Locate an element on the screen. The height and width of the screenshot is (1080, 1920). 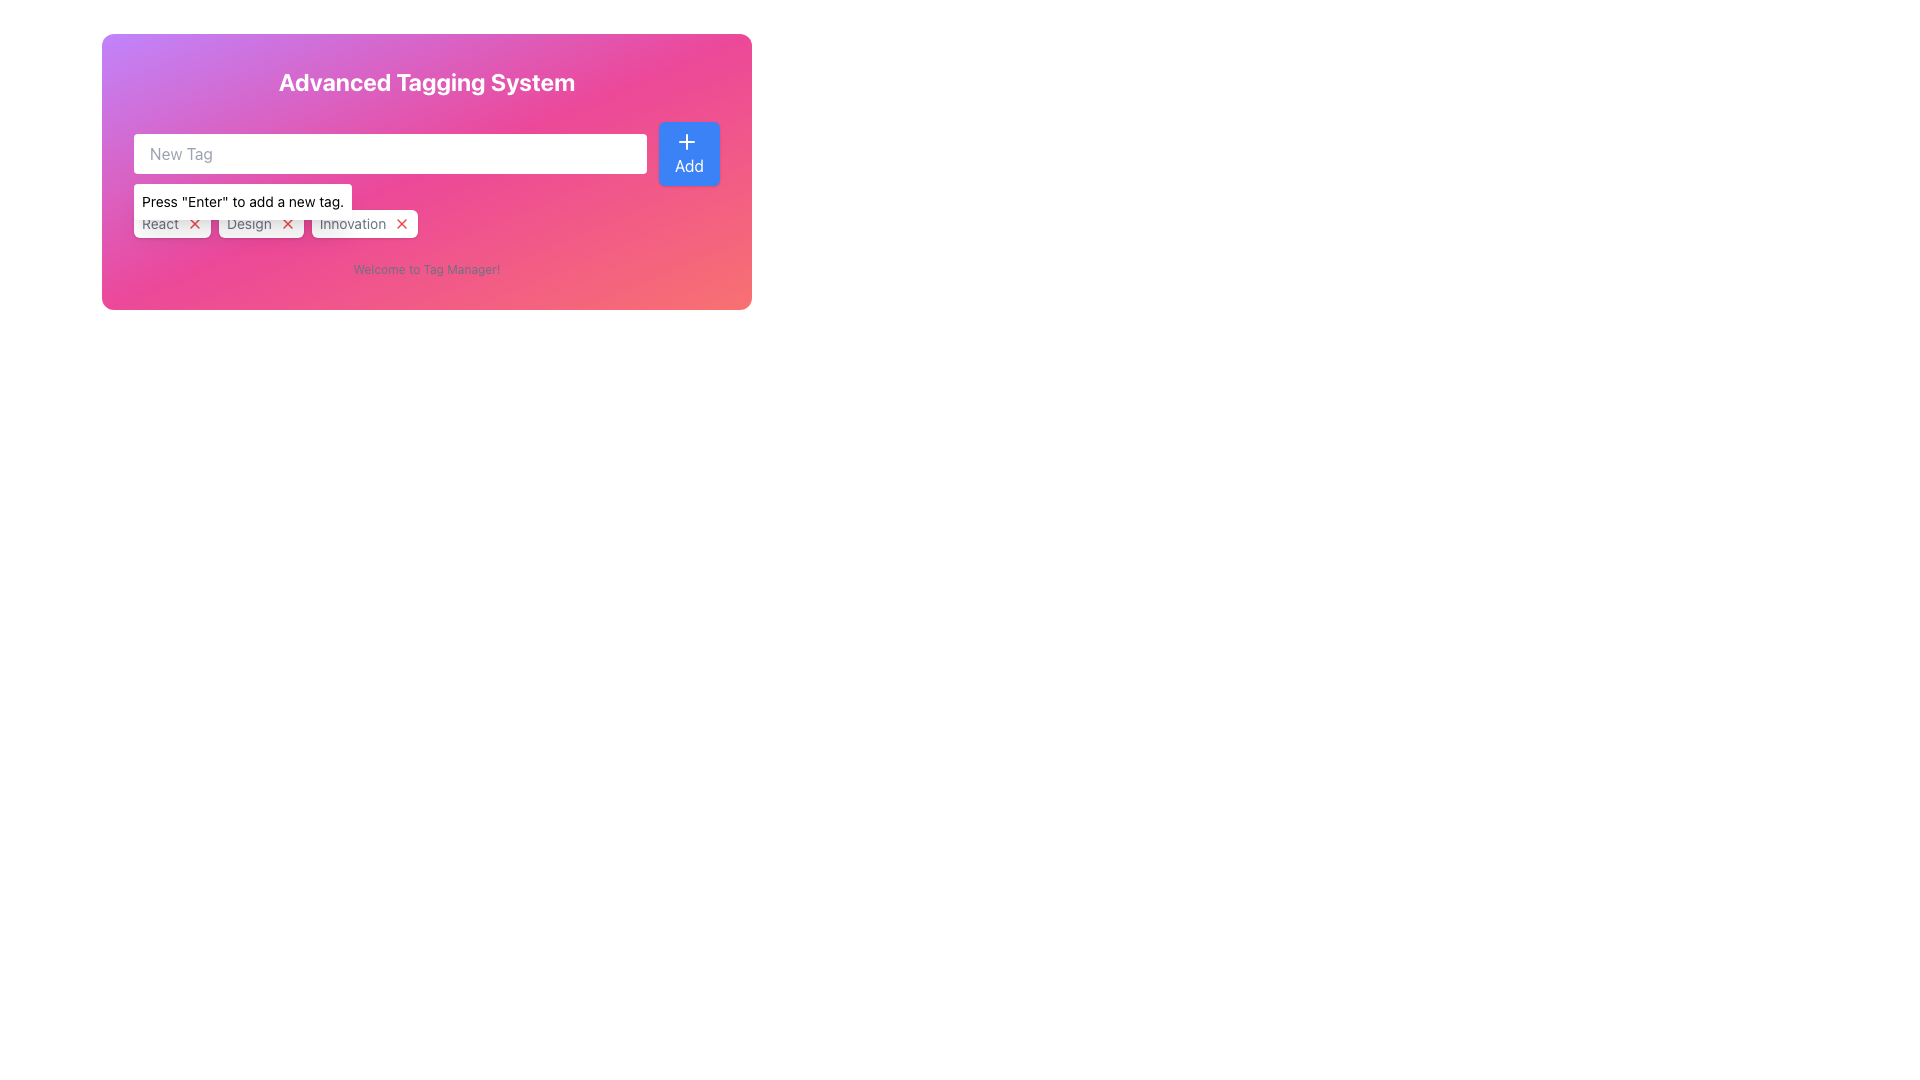
the red 'X' icon button located to the right of the 'Innovation' tag is located at coordinates (401, 223).